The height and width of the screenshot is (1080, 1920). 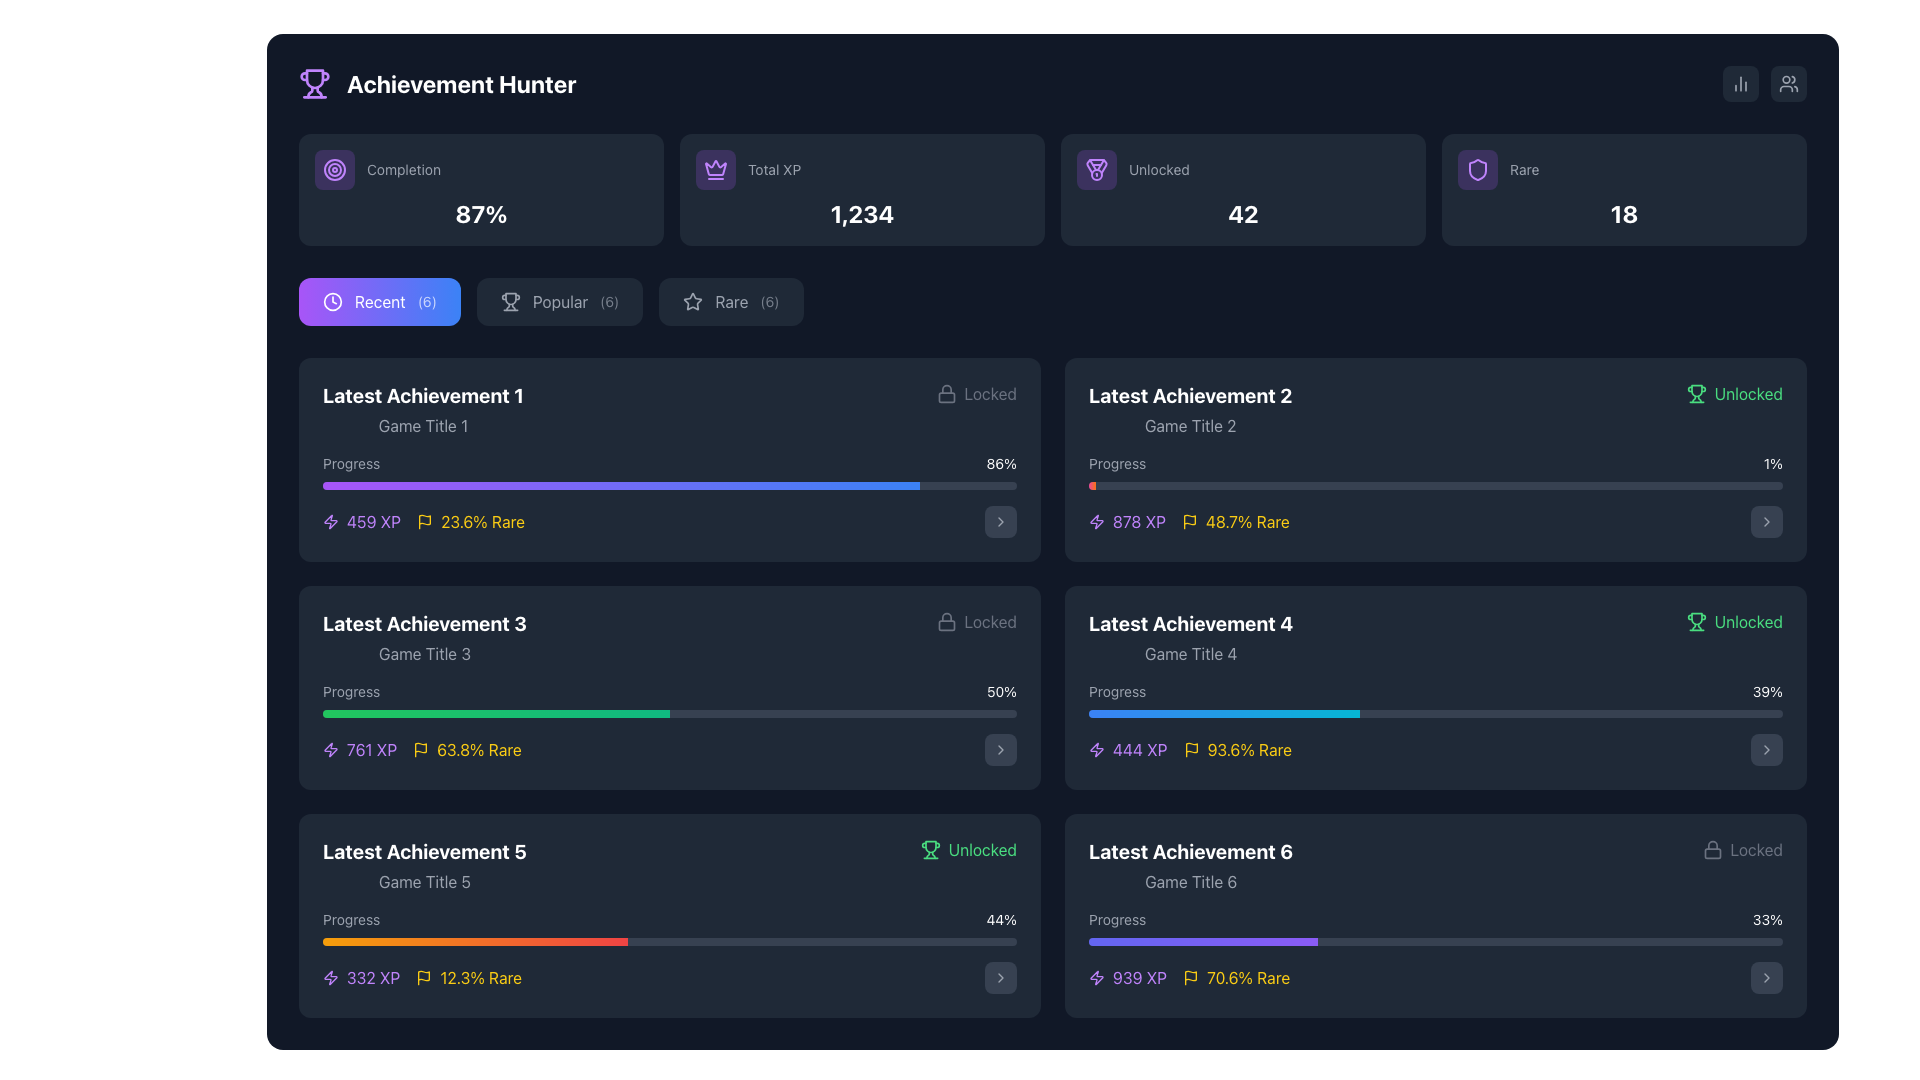 What do you see at coordinates (332, 301) in the screenshot?
I see `SVG properties of the stroked circle within the 'Recent' button's clock icon located on the left section of the interface` at bounding box center [332, 301].